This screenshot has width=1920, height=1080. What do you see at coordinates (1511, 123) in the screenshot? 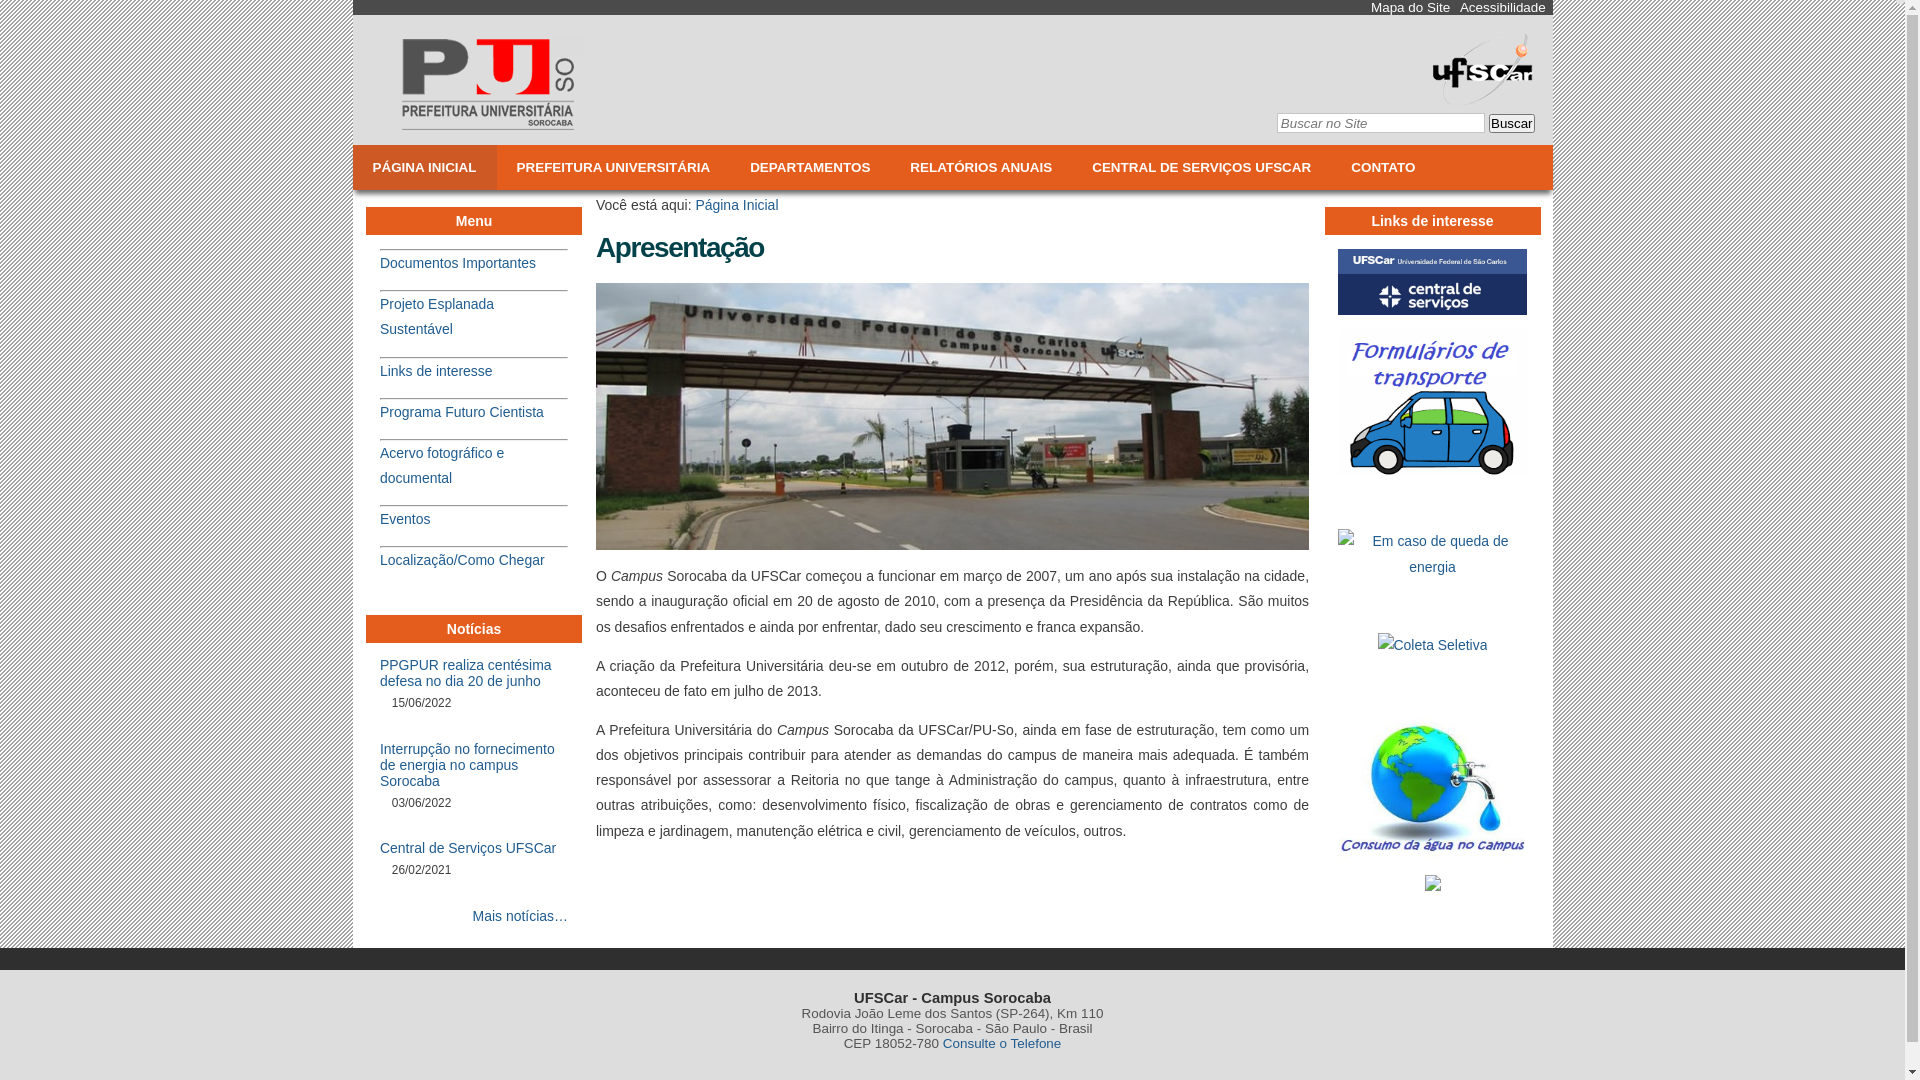
I see `'Buscar'` at bounding box center [1511, 123].